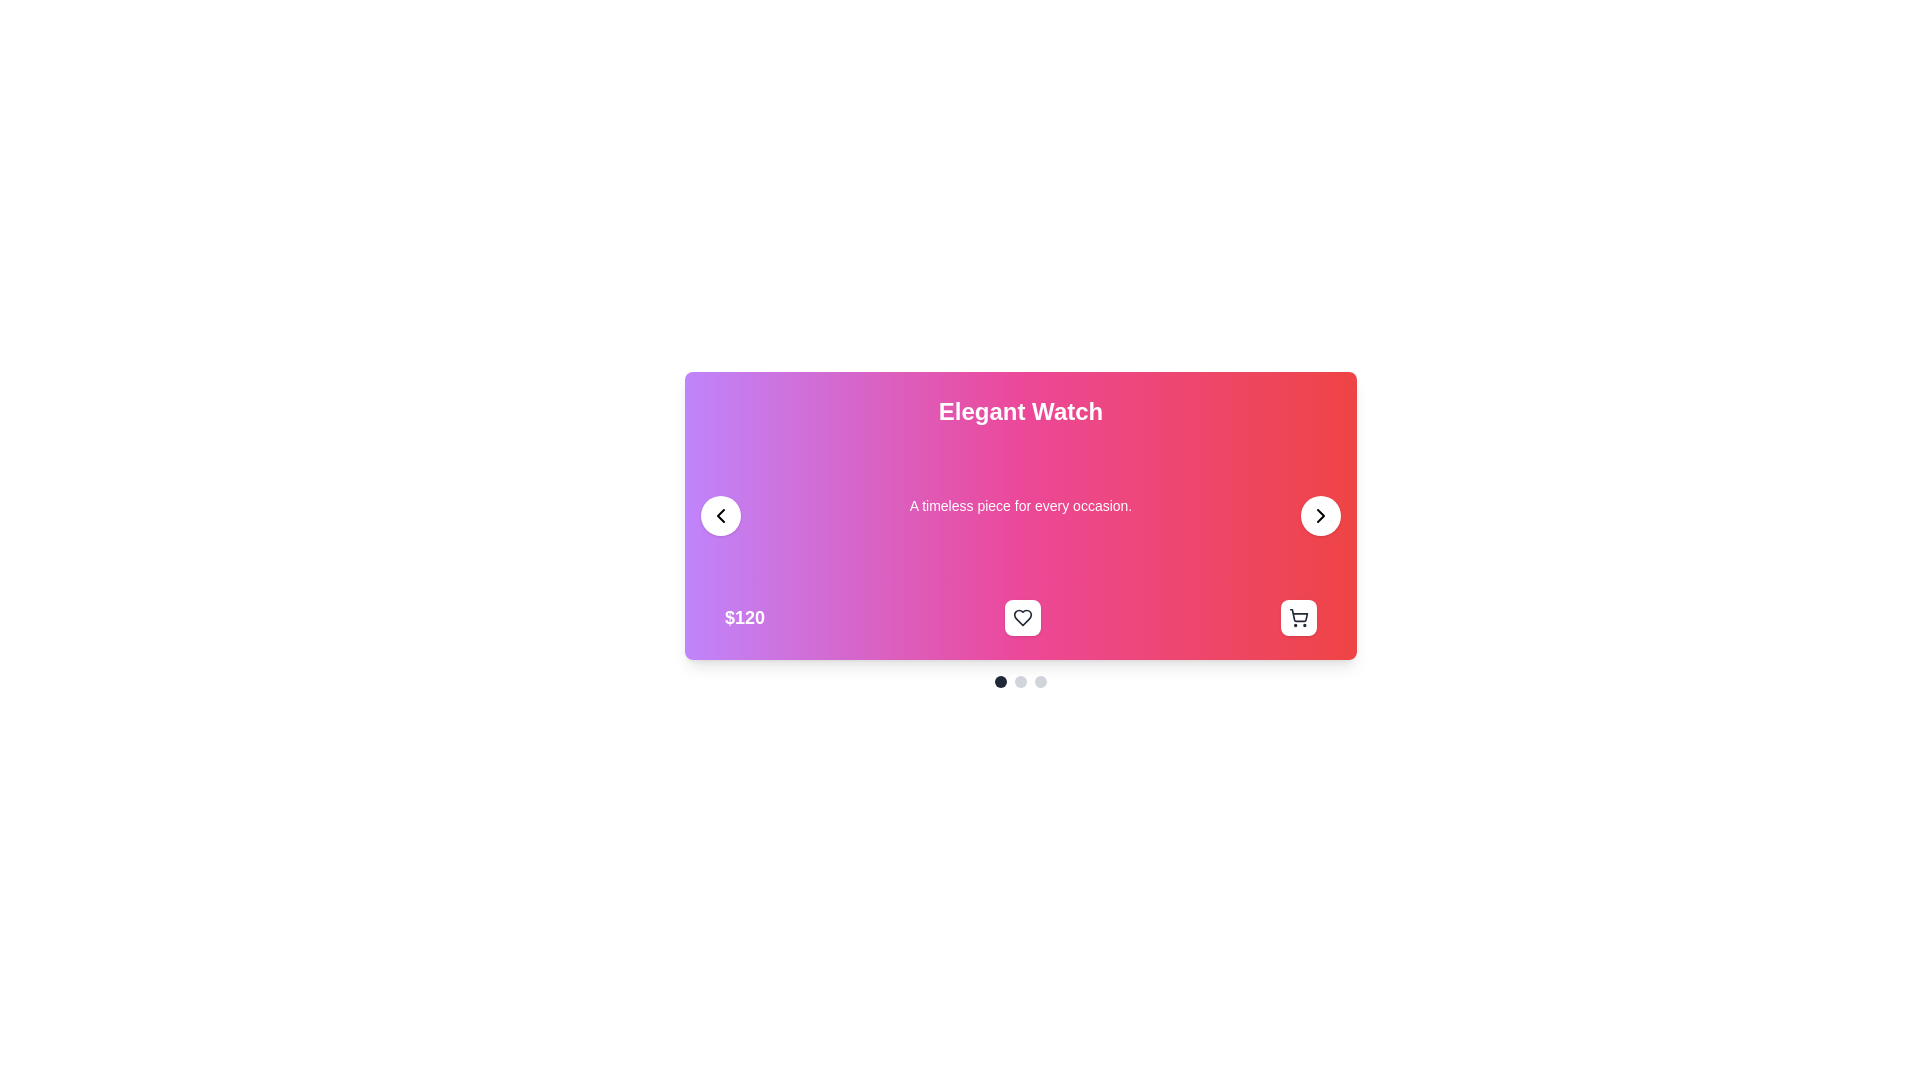  What do you see at coordinates (1022, 616) in the screenshot?
I see `the heart icon located within the rounded white button at the bottom-center of the card UI to mark the item as favorite` at bounding box center [1022, 616].